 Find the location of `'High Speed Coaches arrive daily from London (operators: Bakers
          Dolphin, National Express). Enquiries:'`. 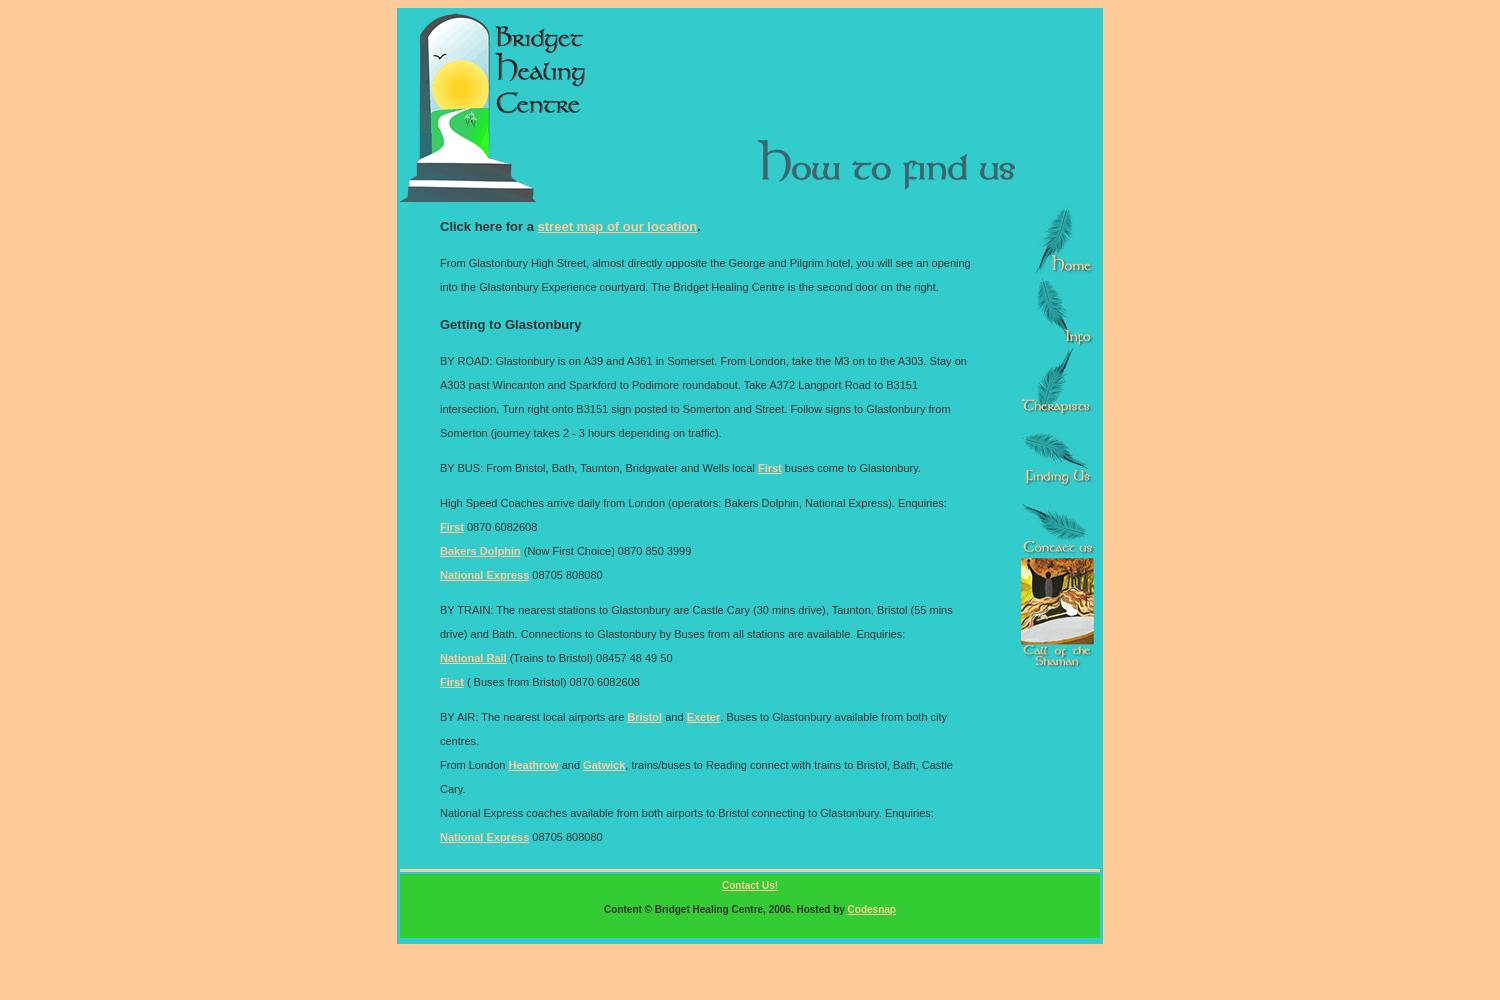

'High Speed Coaches arrive daily from London (operators: Bakers
          Dolphin, National Express). Enquiries:' is located at coordinates (438, 502).